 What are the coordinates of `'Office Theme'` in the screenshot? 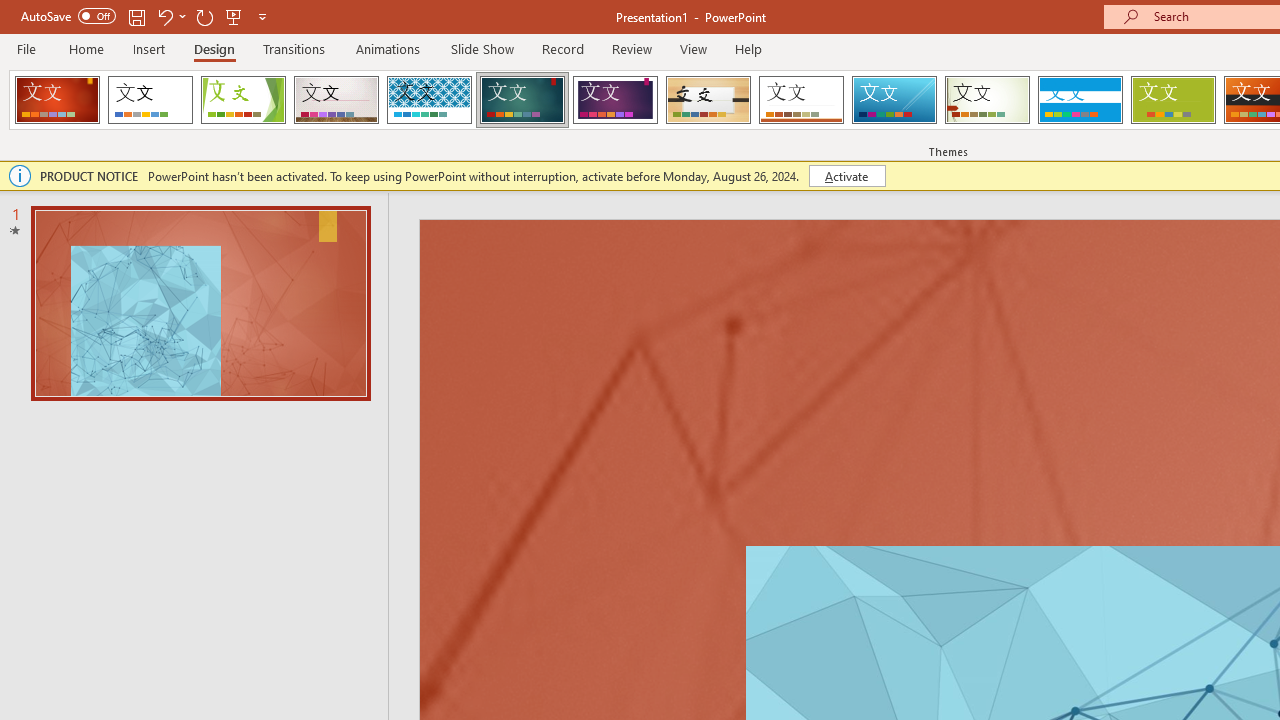 It's located at (149, 100).